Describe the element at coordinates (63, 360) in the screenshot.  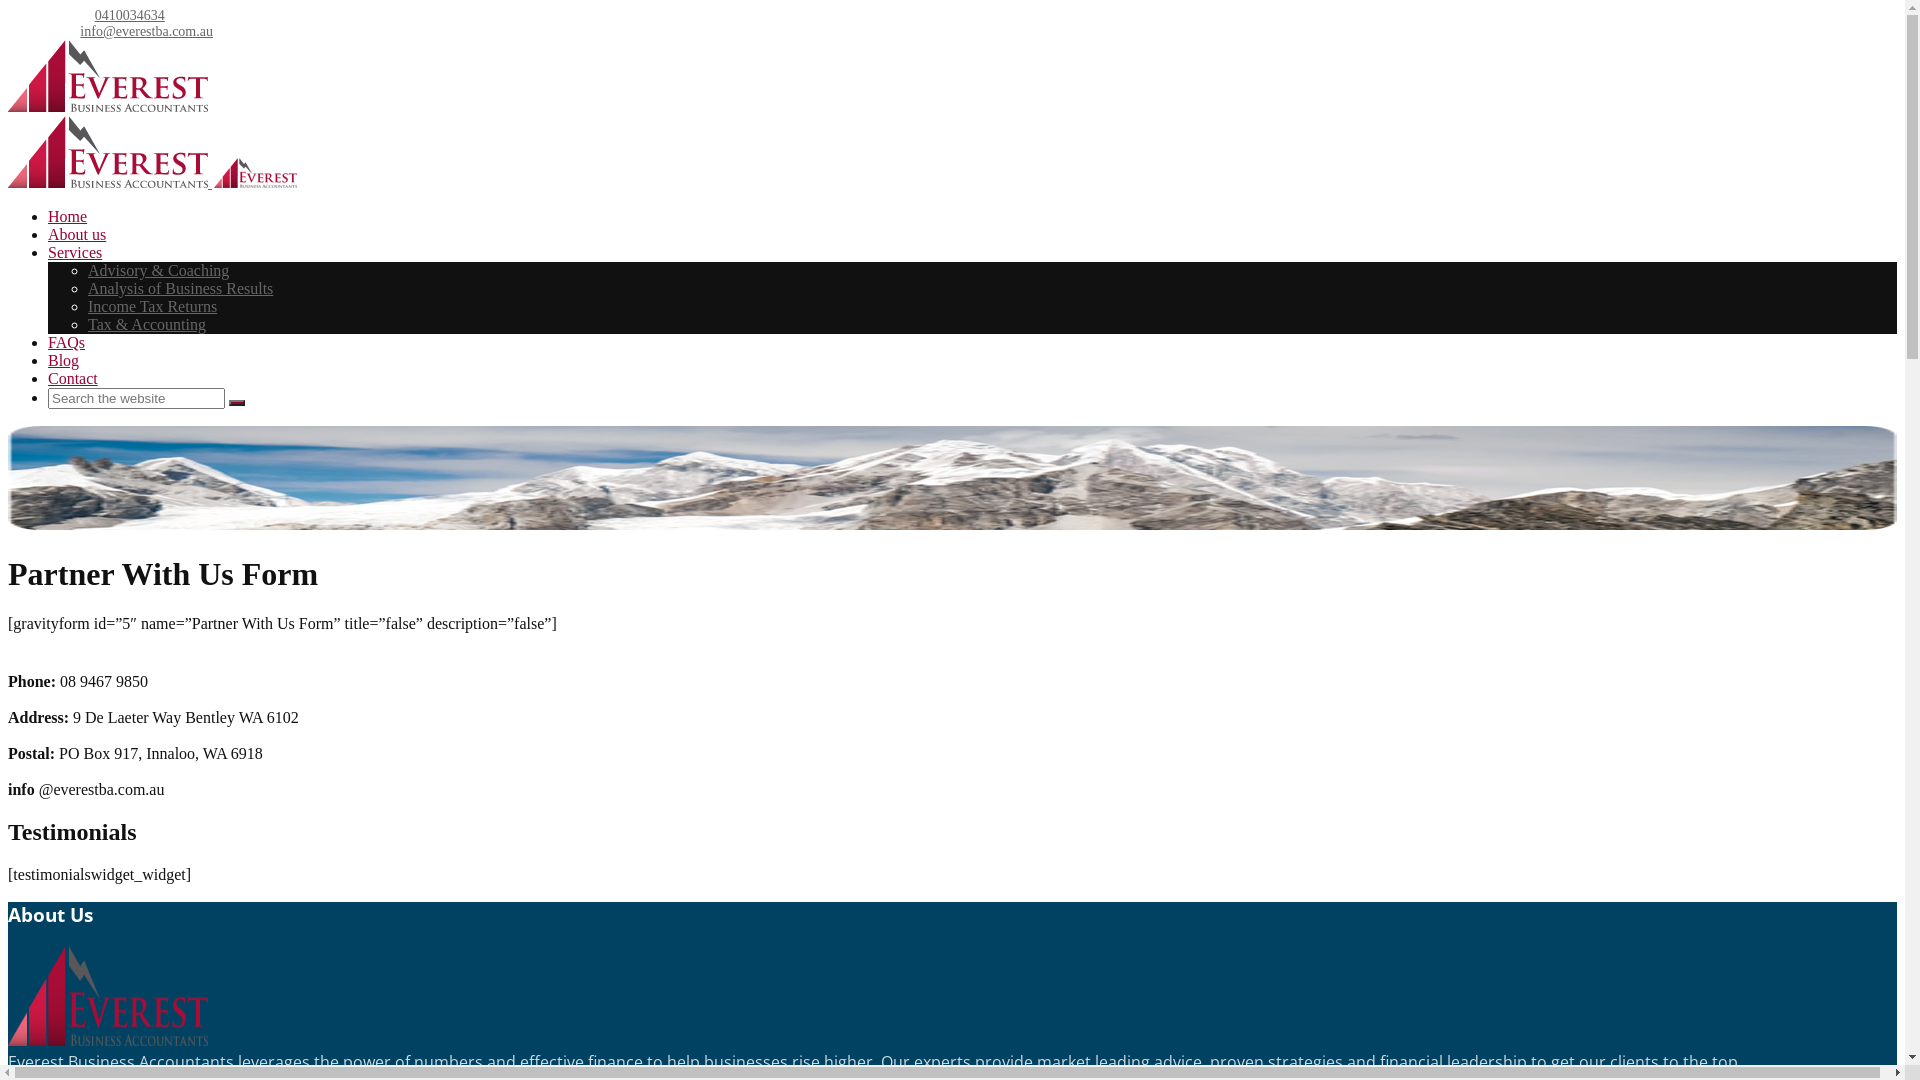
I see `'Blog'` at that location.